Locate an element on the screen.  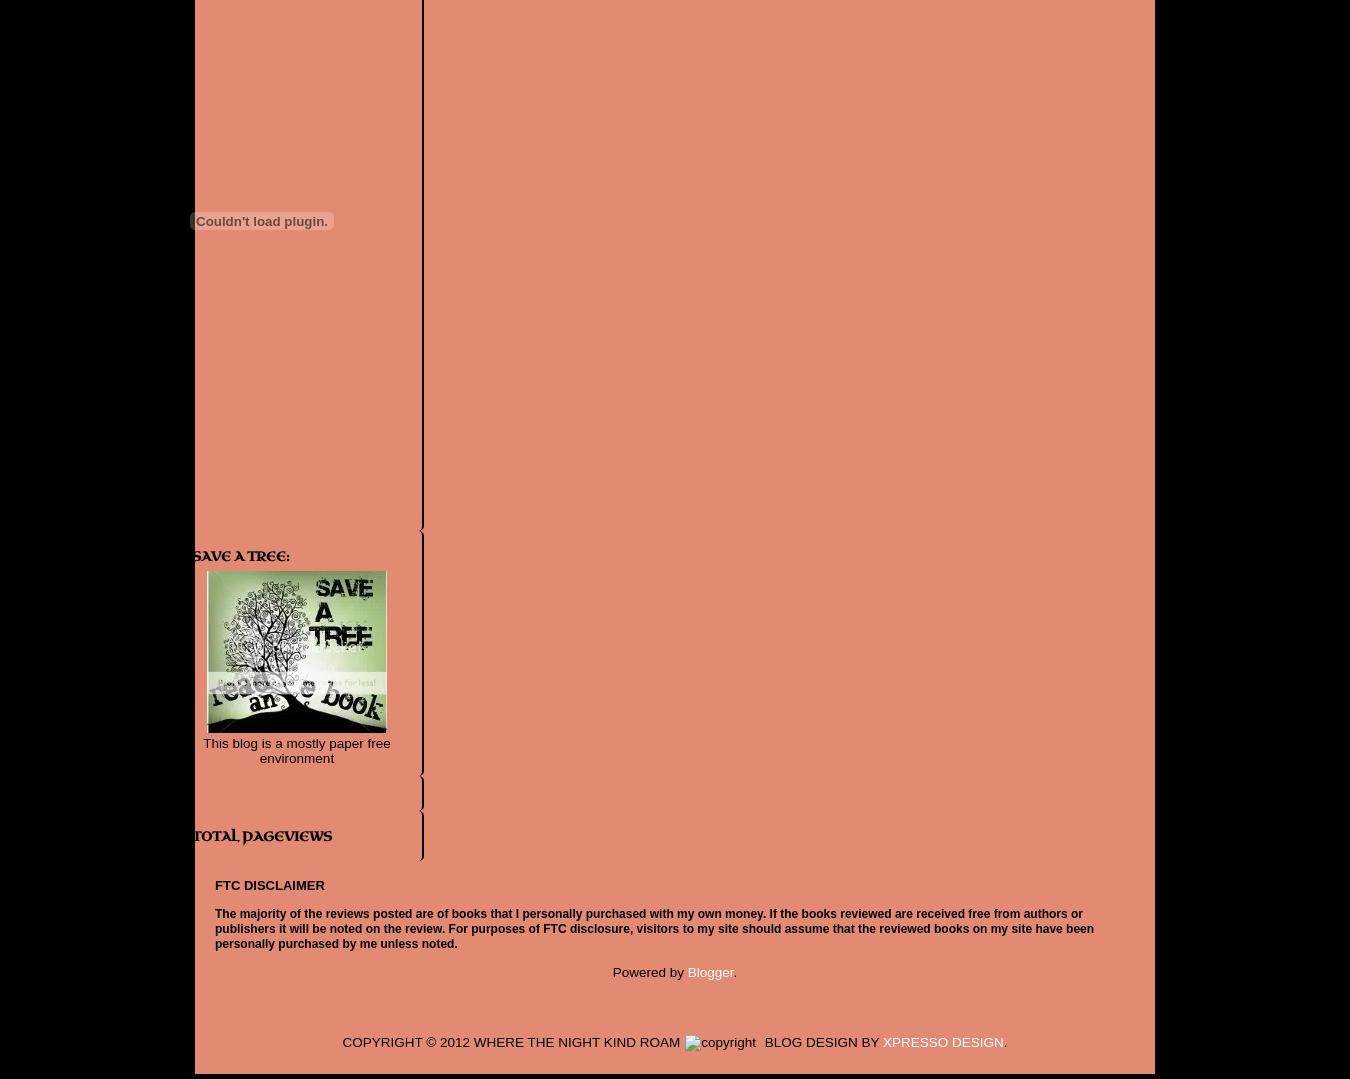
'FTC Disclaimer' is located at coordinates (268, 883).